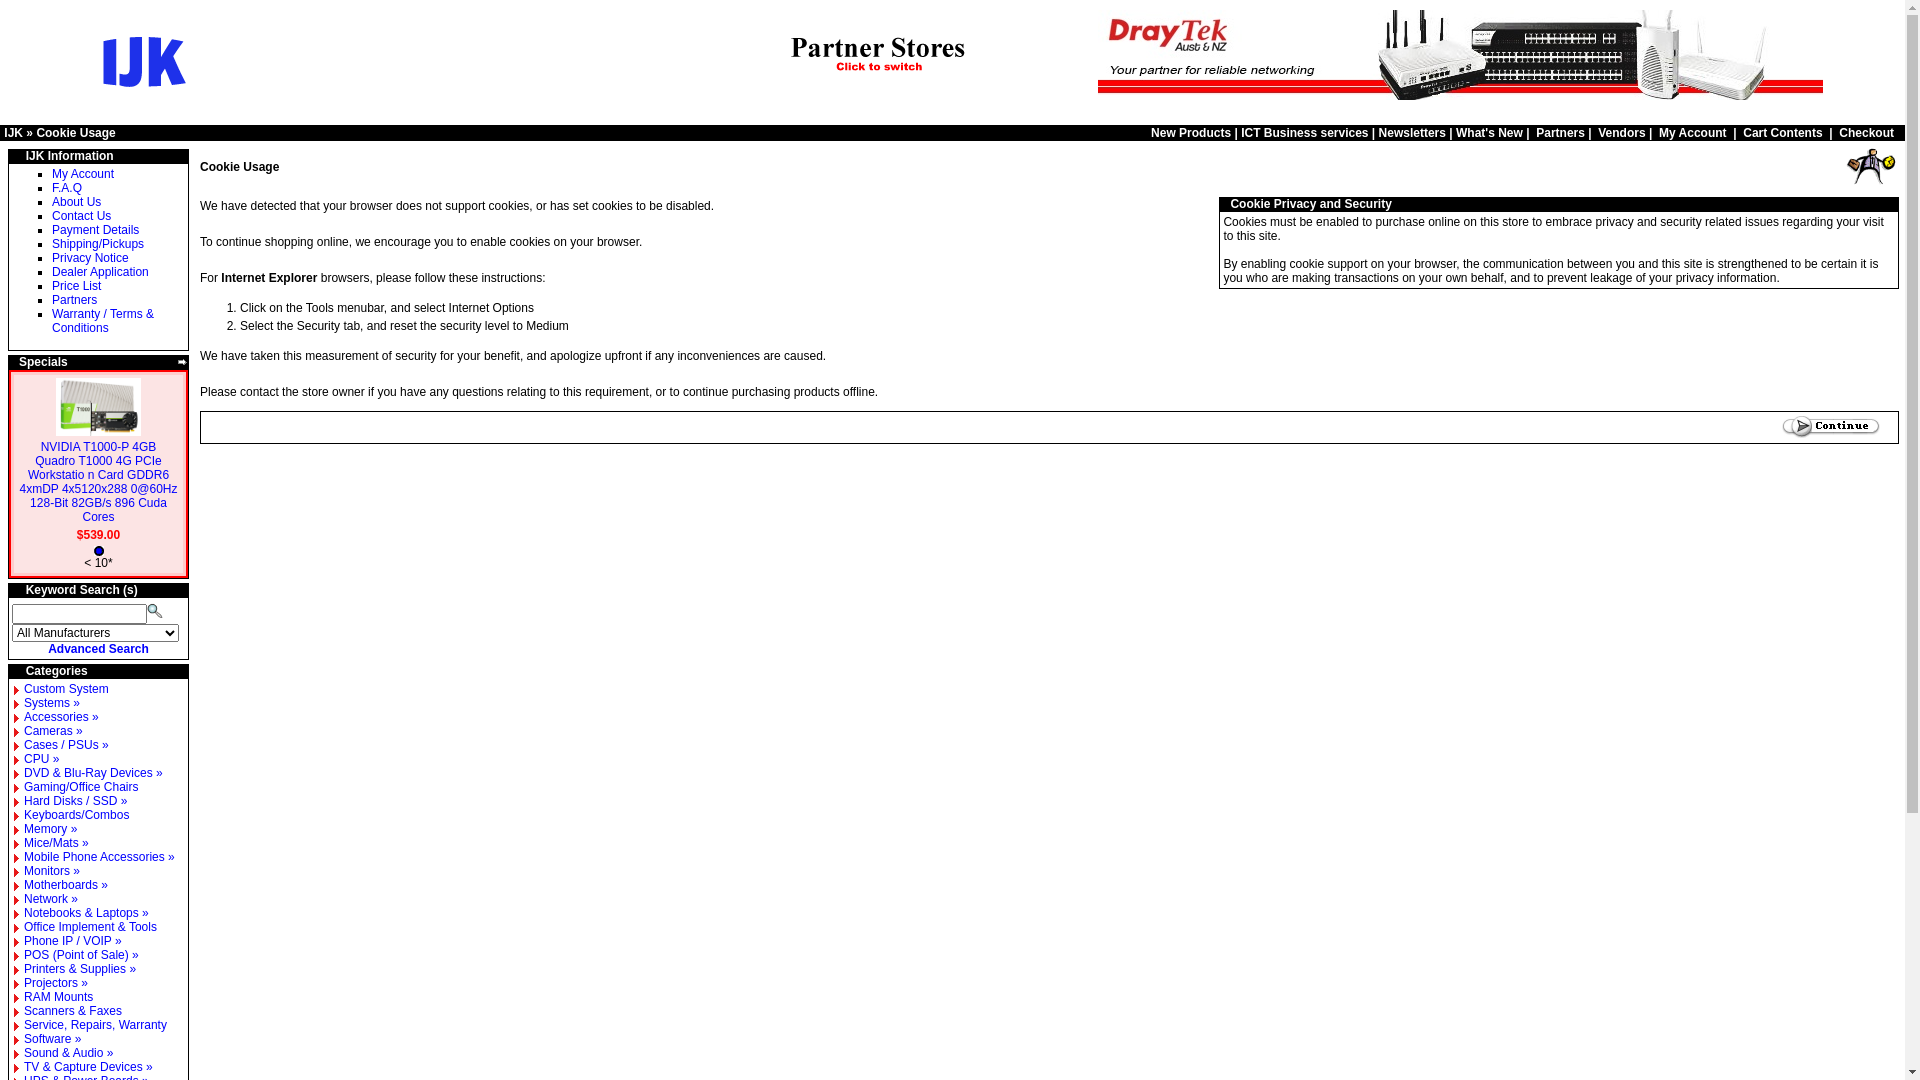 The height and width of the screenshot is (1080, 1920). Describe the element at coordinates (76, 285) in the screenshot. I see `'Price List'` at that location.